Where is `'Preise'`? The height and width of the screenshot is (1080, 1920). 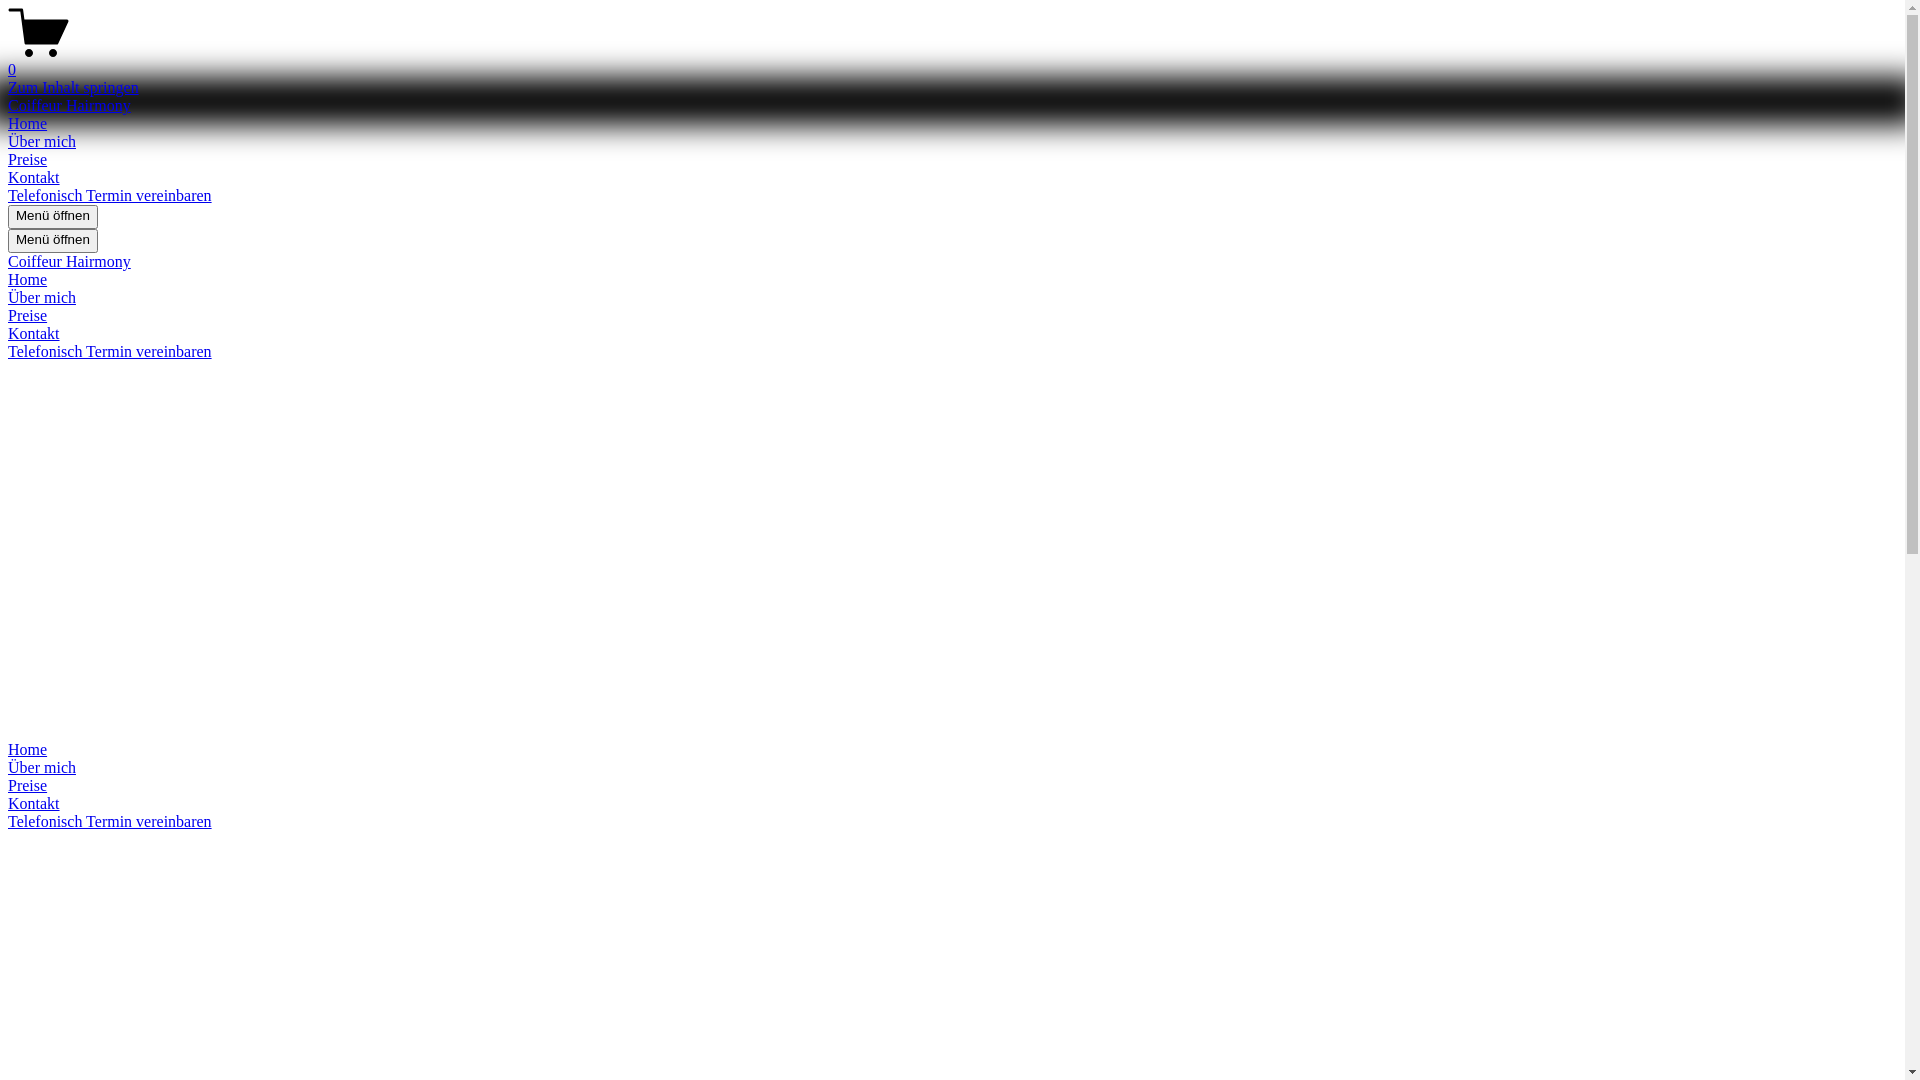
'Preise' is located at coordinates (951, 785).